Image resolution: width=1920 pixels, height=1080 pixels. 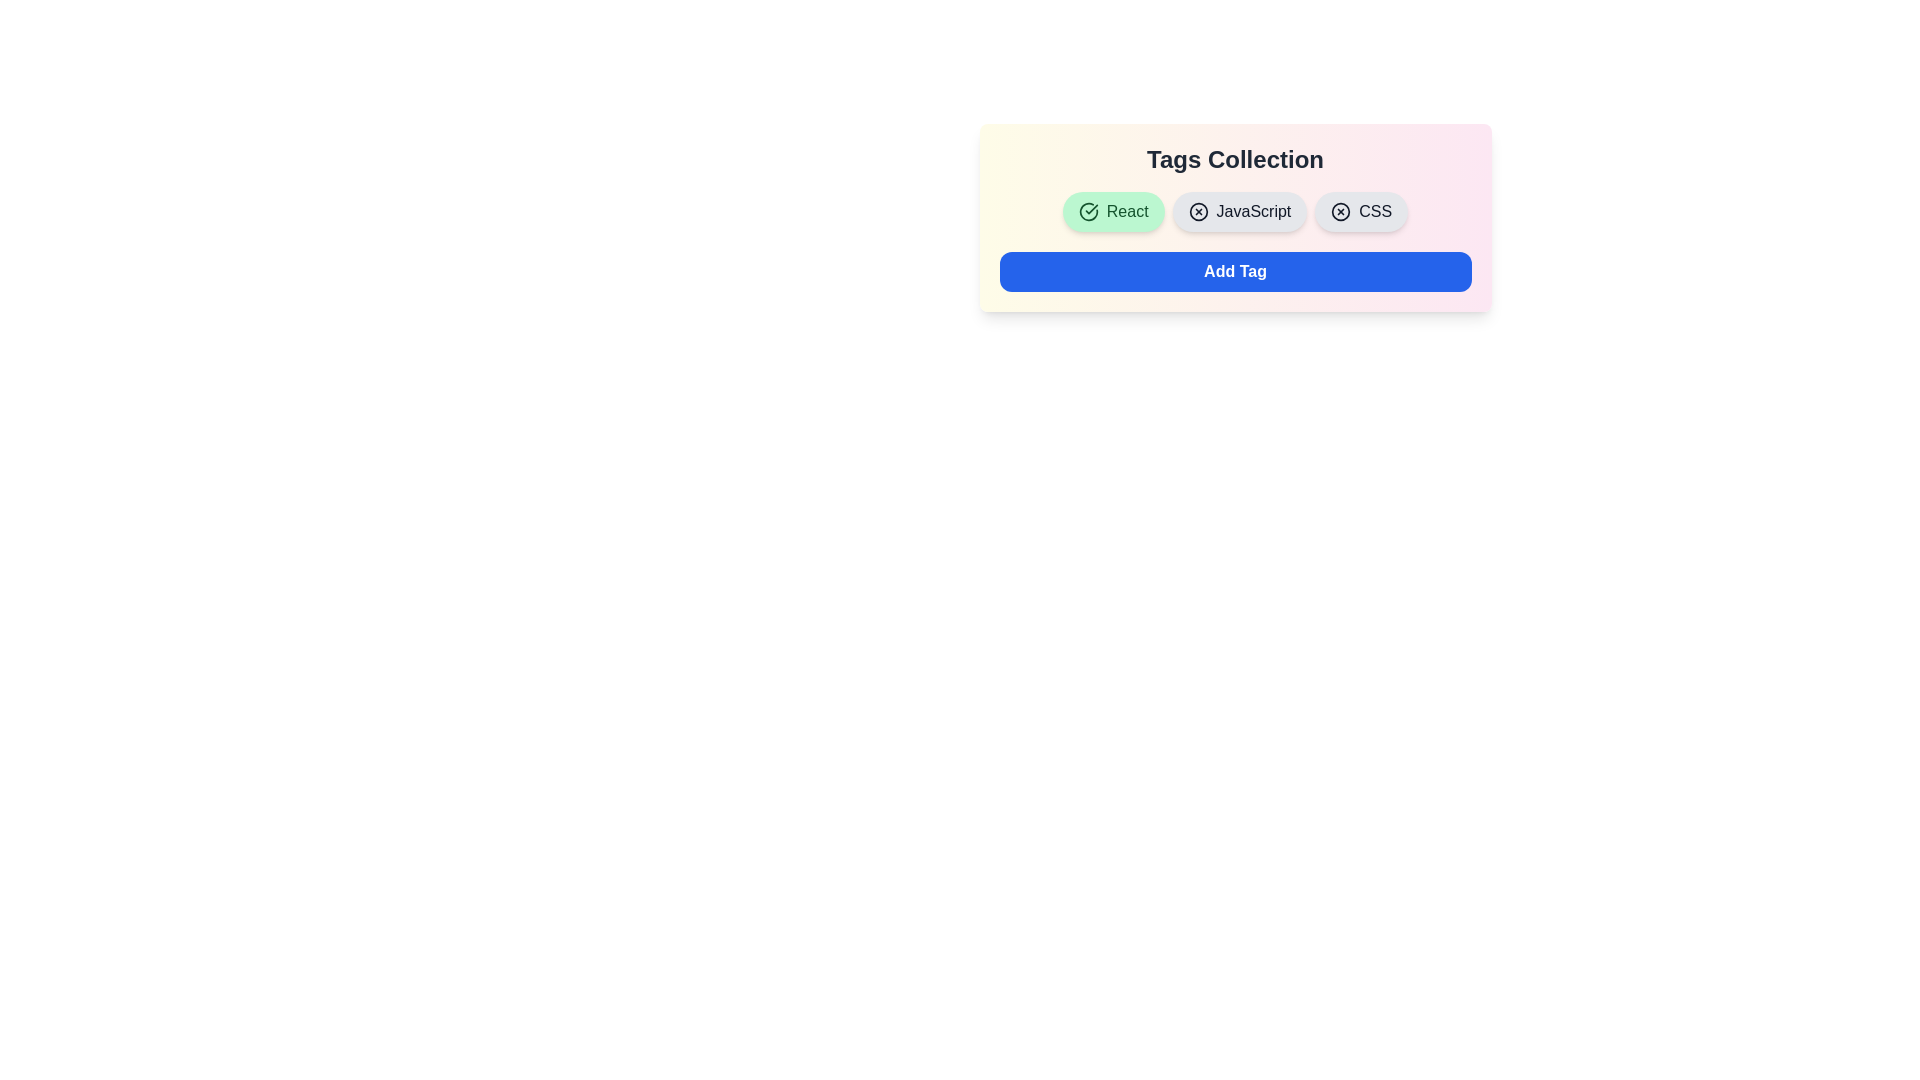 What do you see at coordinates (1360, 212) in the screenshot?
I see `the tag labeled CSS` at bounding box center [1360, 212].